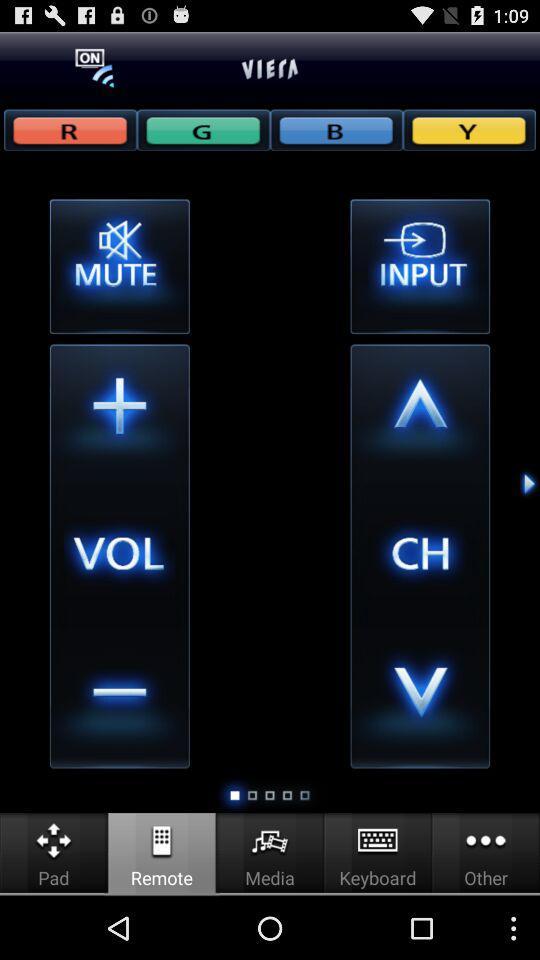  Describe the element at coordinates (419, 698) in the screenshot. I see `channel down` at that location.